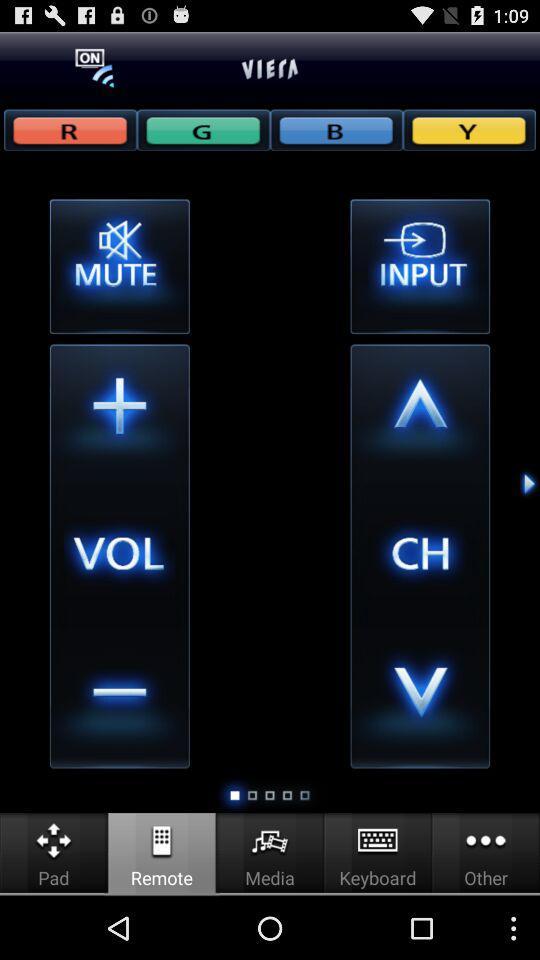  Describe the element at coordinates (419, 698) in the screenshot. I see `channel down` at that location.